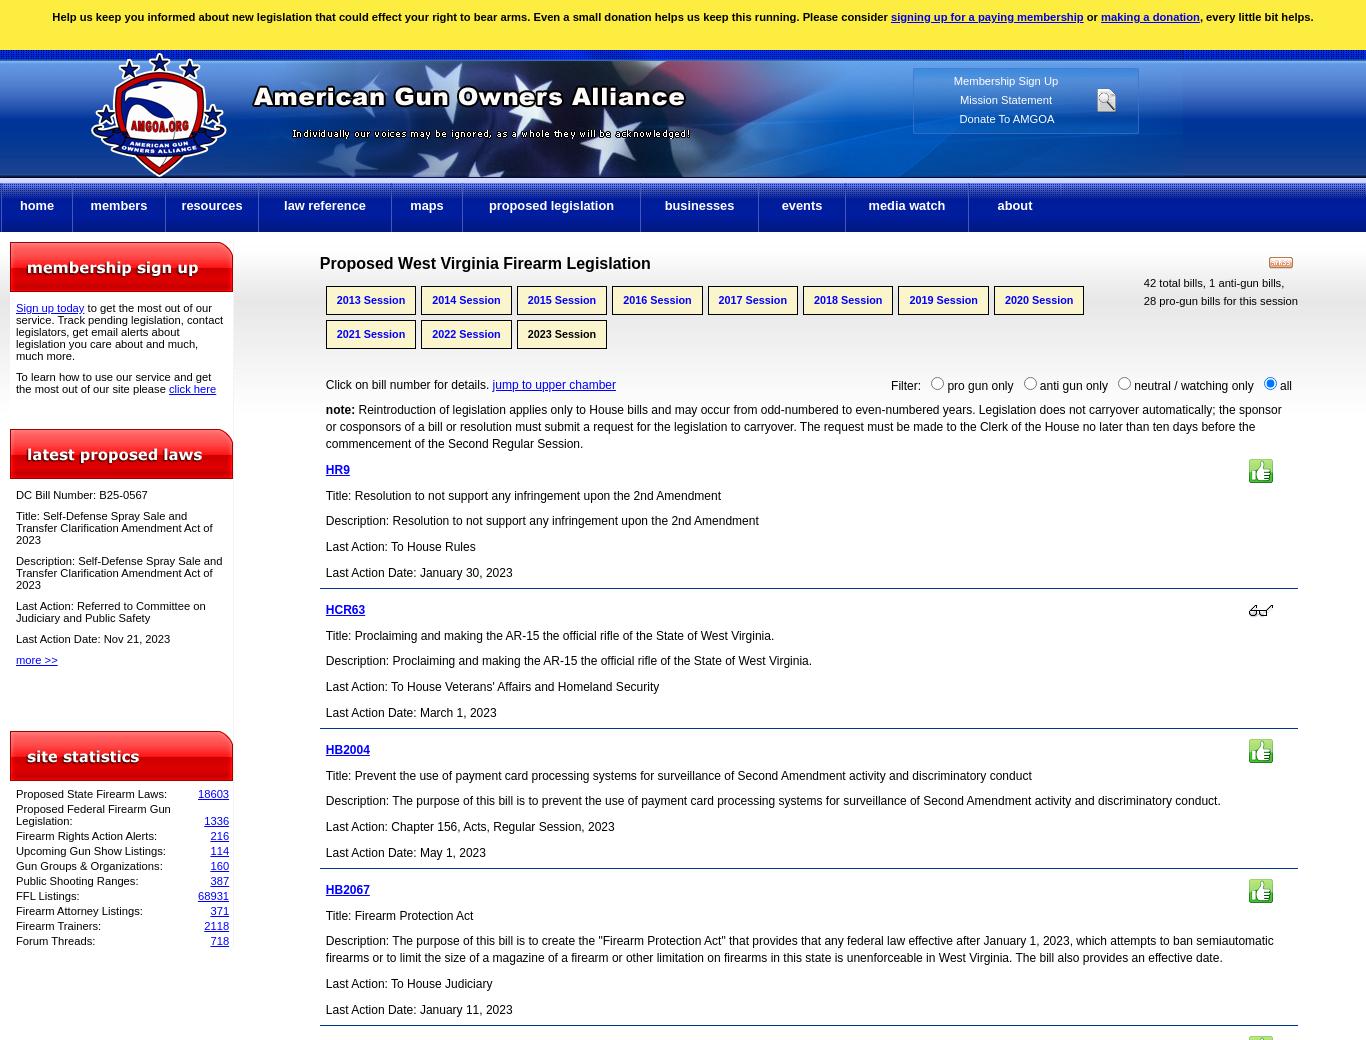 The image size is (1366, 1040). Describe the element at coordinates (324, 546) in the screenshot. I see `'Last Action: To House Rules'` at that location.